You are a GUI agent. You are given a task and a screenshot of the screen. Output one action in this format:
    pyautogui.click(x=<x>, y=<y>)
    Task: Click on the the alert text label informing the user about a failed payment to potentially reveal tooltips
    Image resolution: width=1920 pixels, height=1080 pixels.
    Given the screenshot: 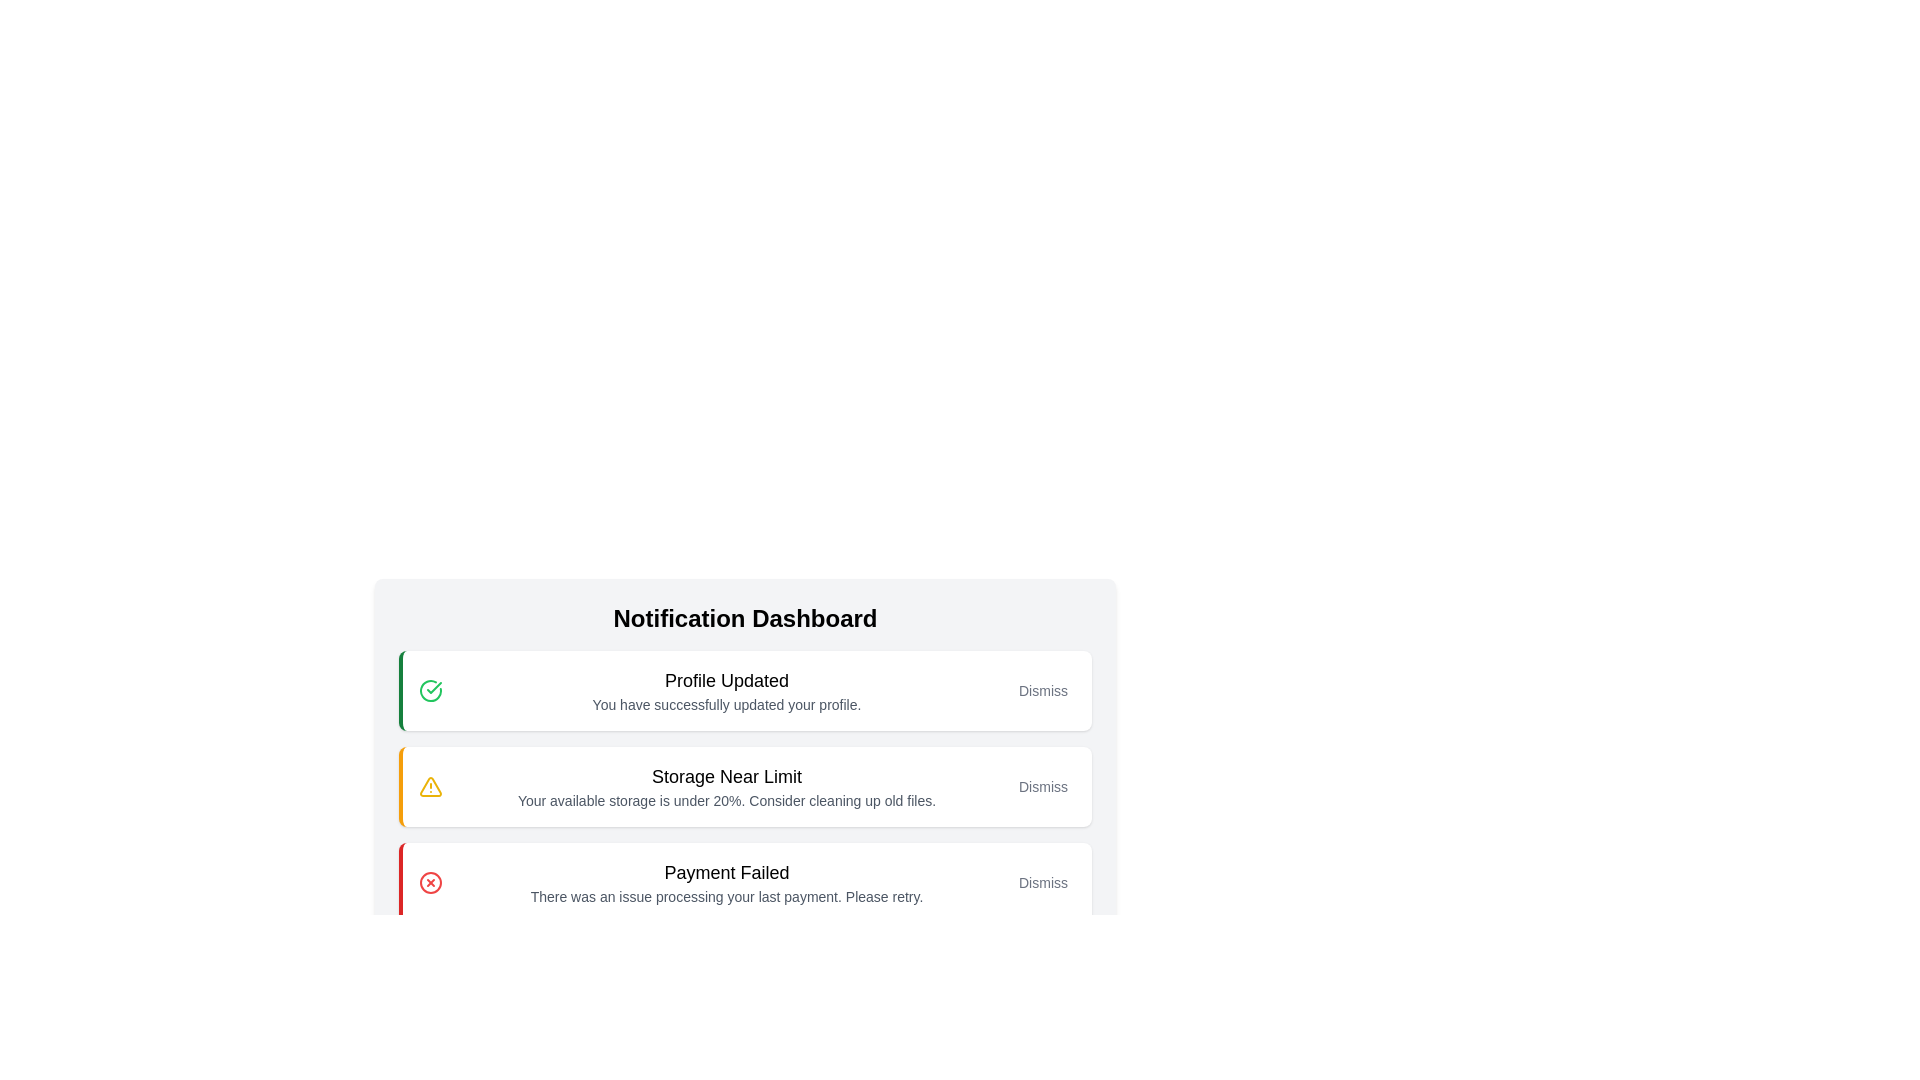 What is the action you would take?
    pyautogui.click(x=725, y=882)
    